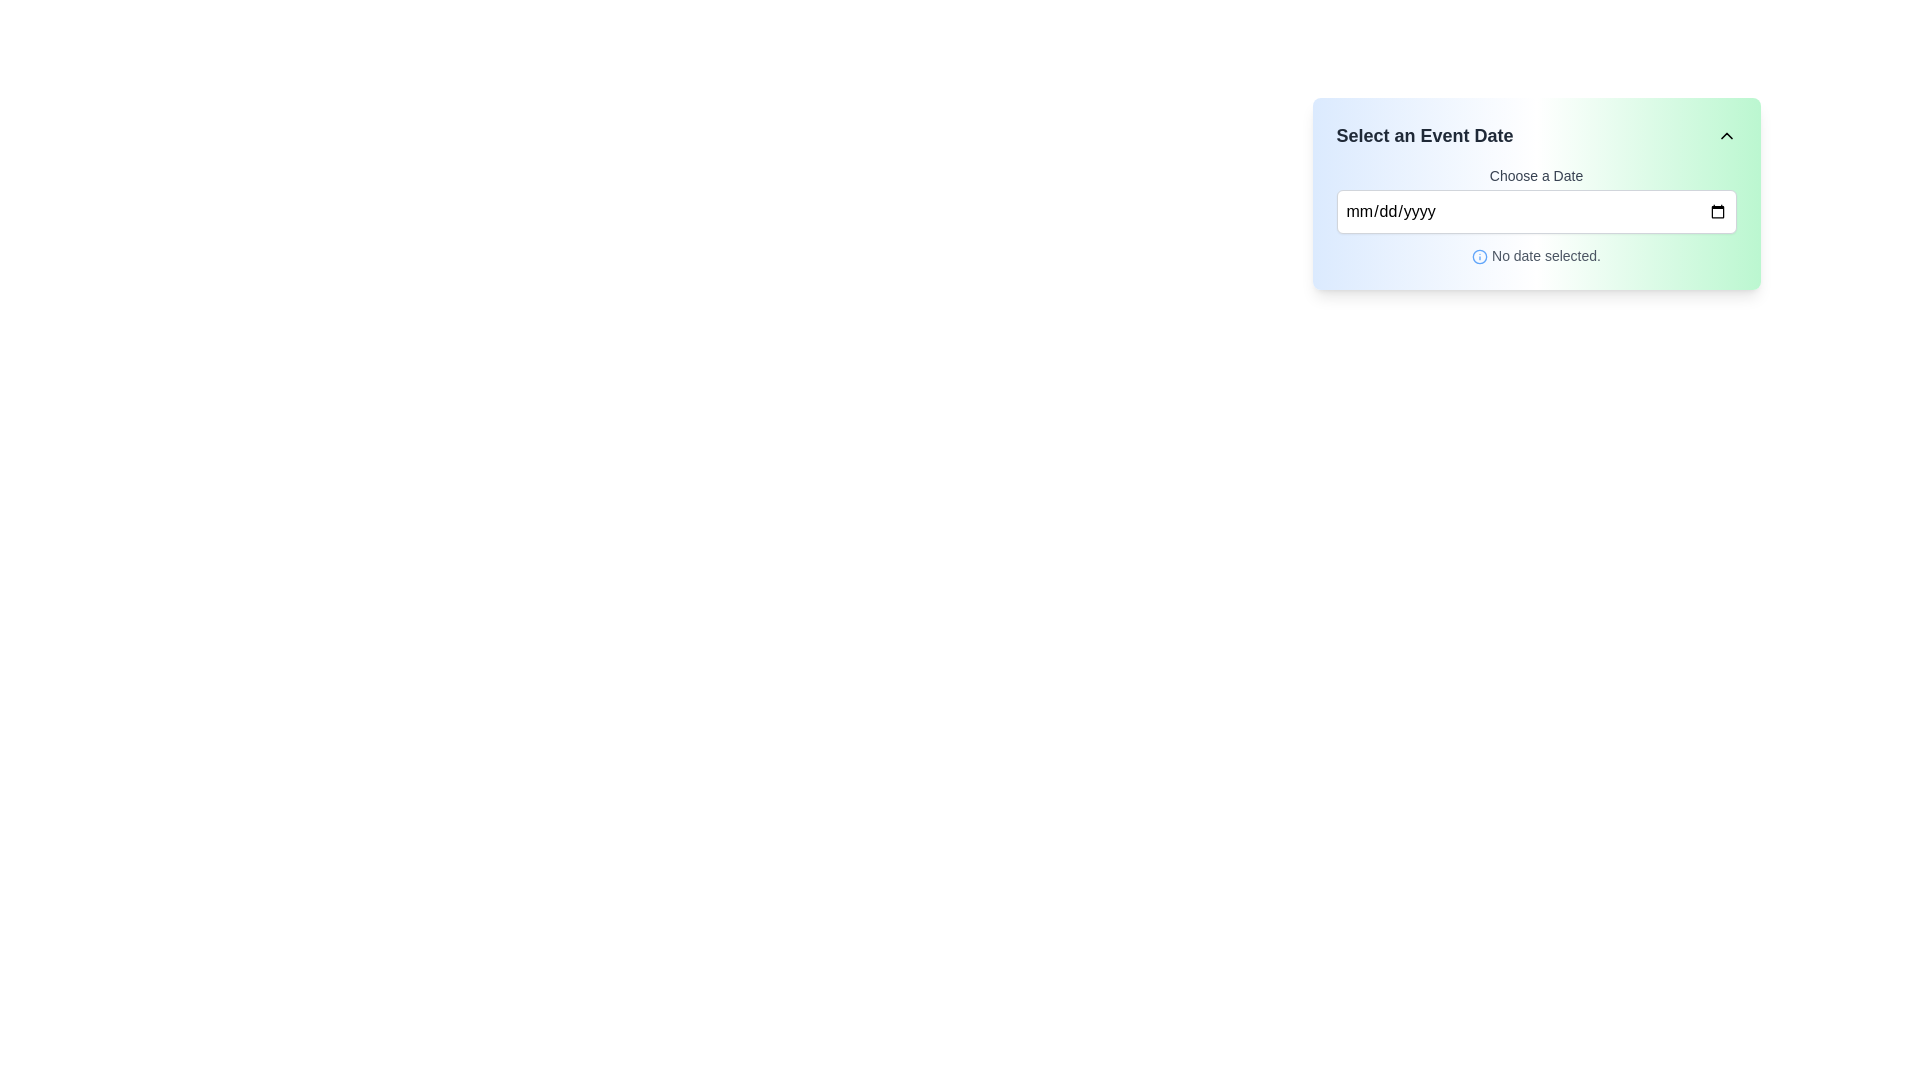 This screenshot has height=1080, width=1920. Describe the element at coordinates (1424, 135) in the screenshot. I see `the Text Label that serves as a descriptive header for the section guiding users to select an event date` at that location.